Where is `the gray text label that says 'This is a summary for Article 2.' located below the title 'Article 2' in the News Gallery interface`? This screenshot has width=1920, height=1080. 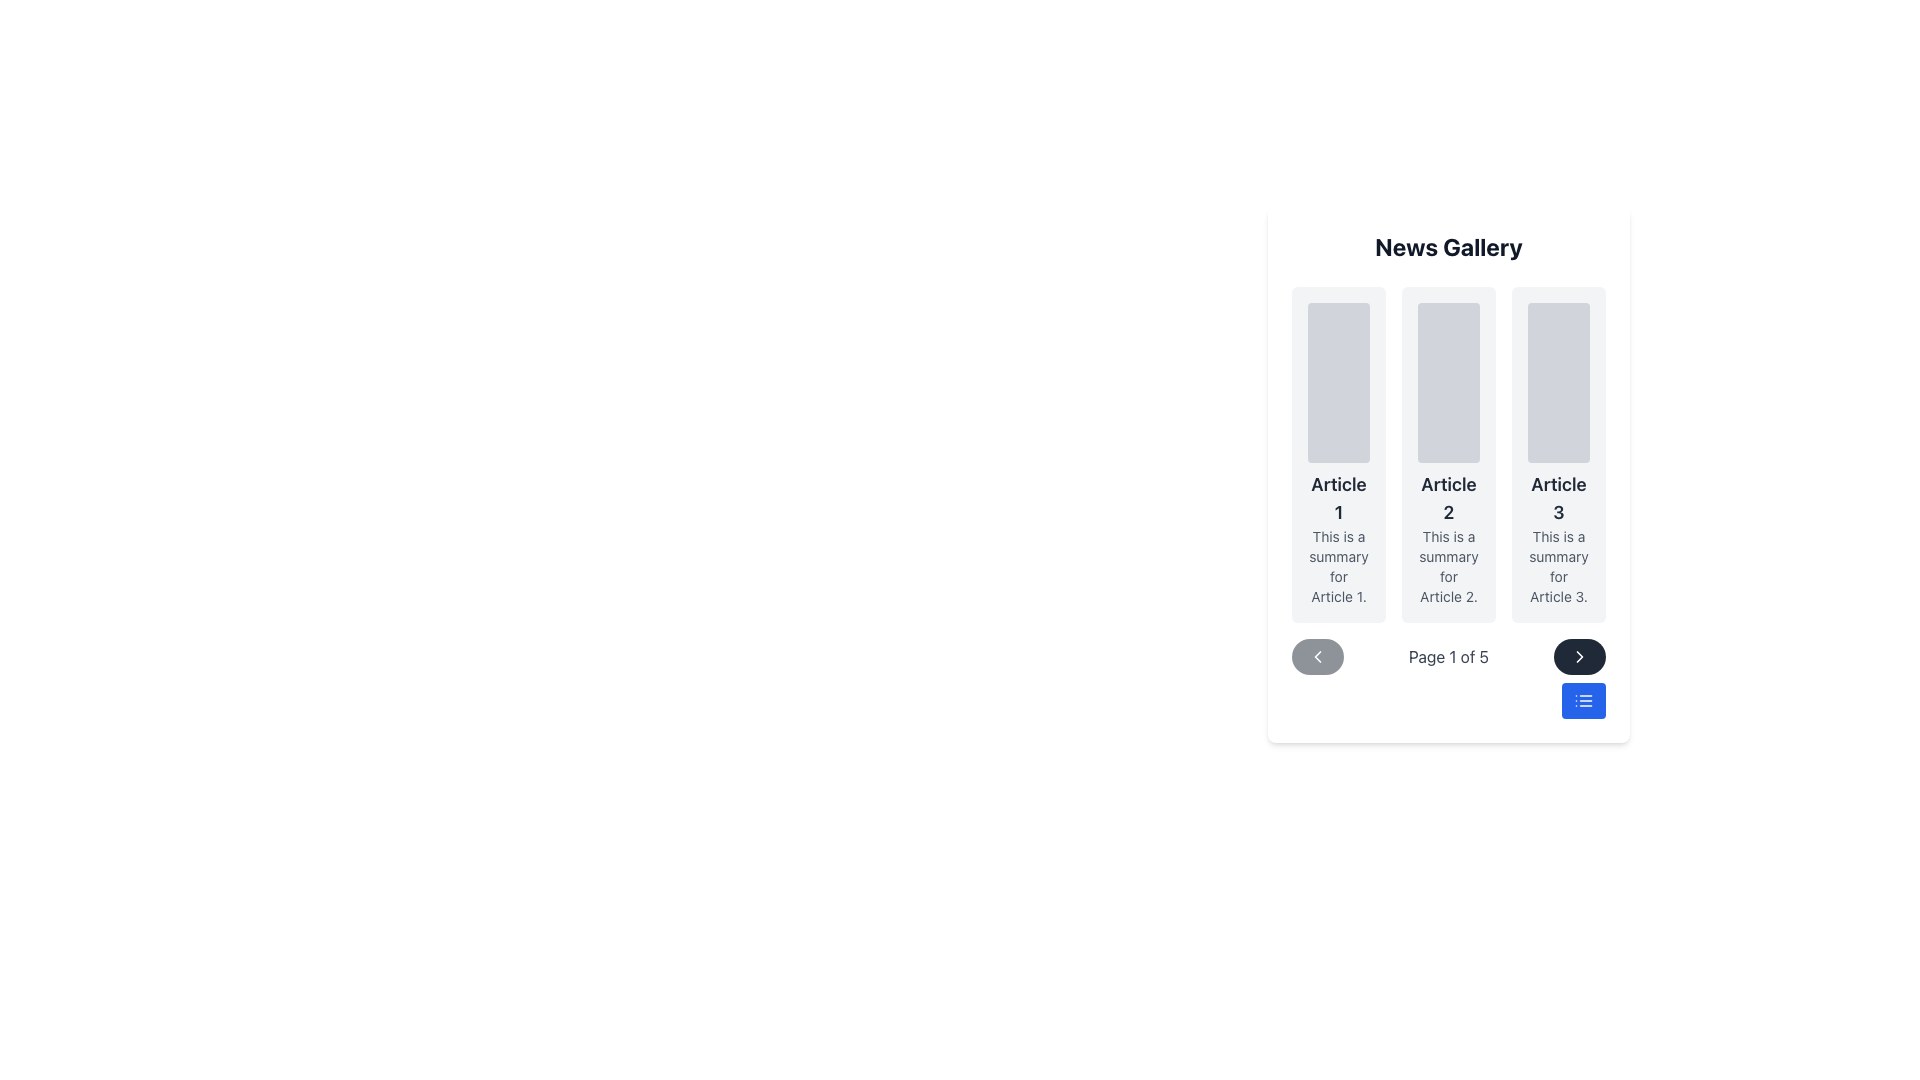 the gray text label that says 'This is a summary for Article 2.' located below the title 'Article 2' in the News Gallery interface is located at coordinates (1449, 567).